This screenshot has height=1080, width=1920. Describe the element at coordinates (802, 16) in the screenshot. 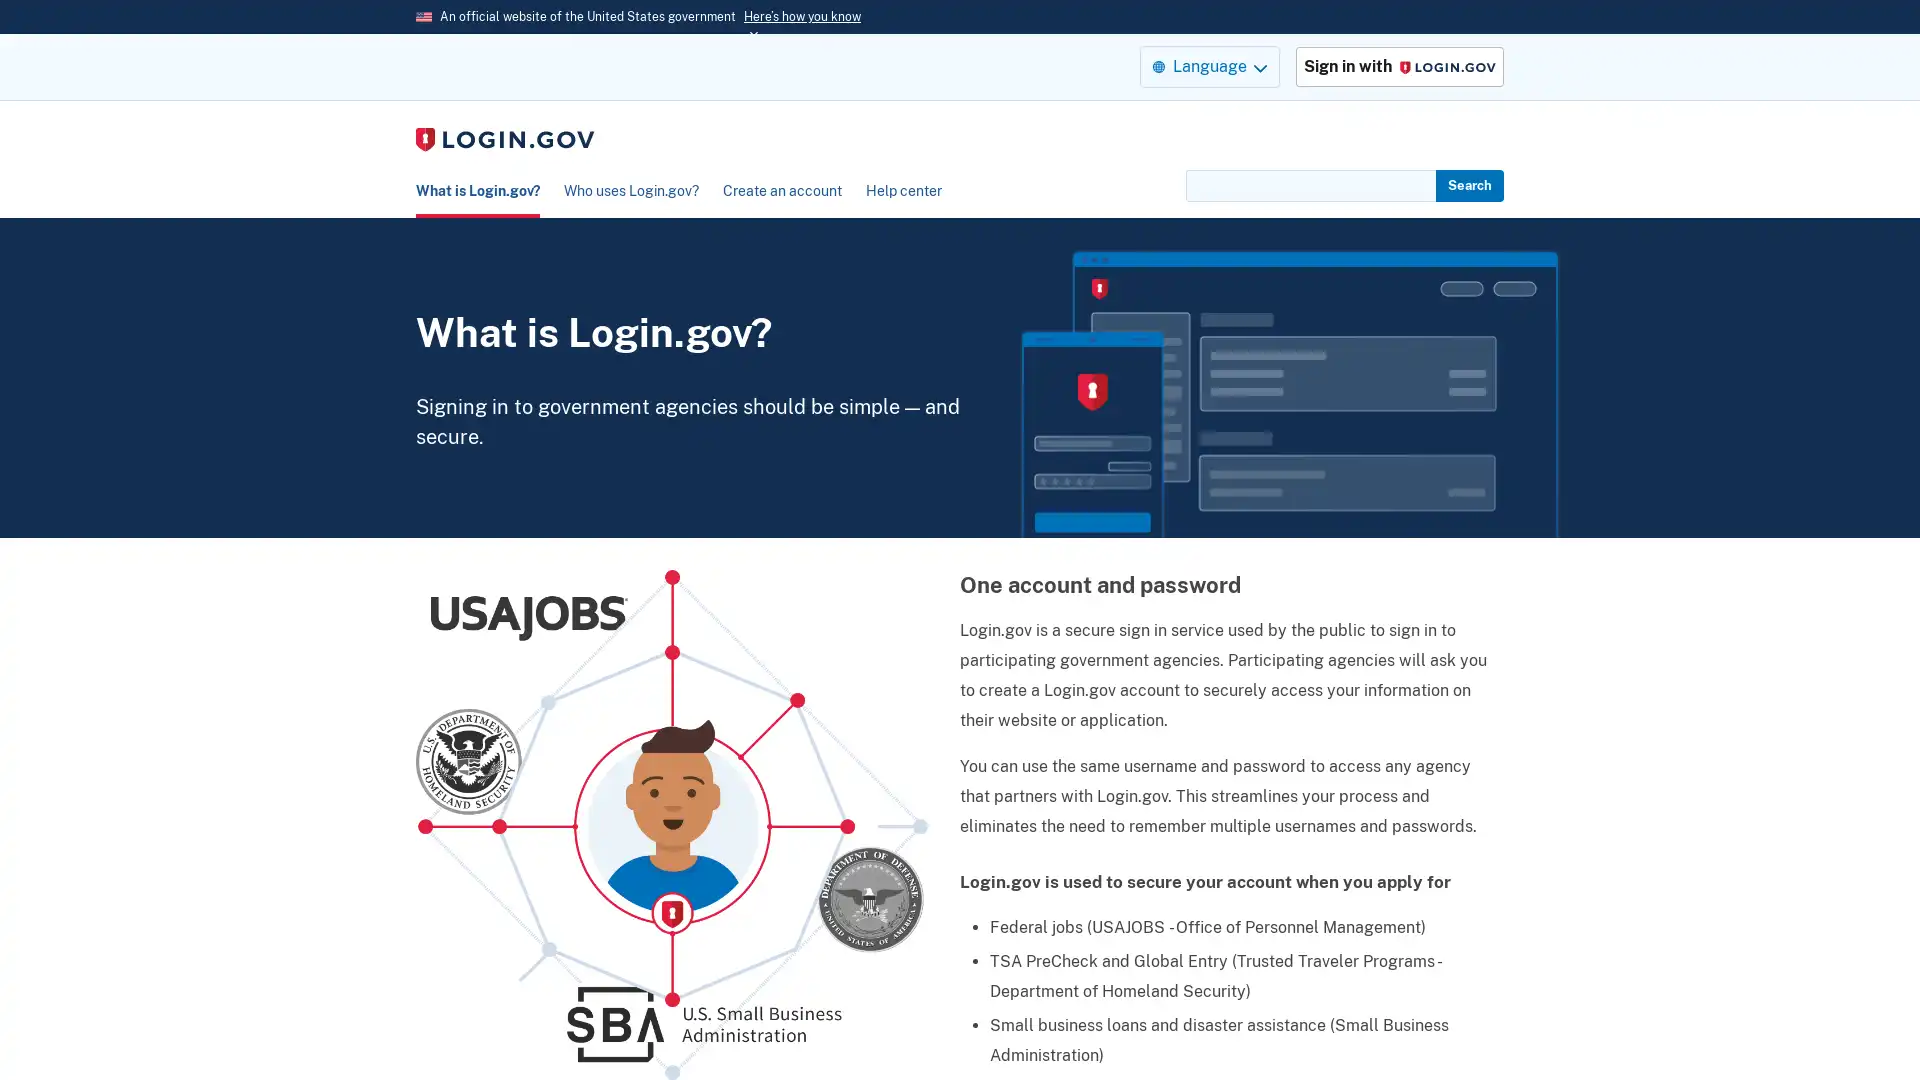

I see `Heres how you know` at that location.